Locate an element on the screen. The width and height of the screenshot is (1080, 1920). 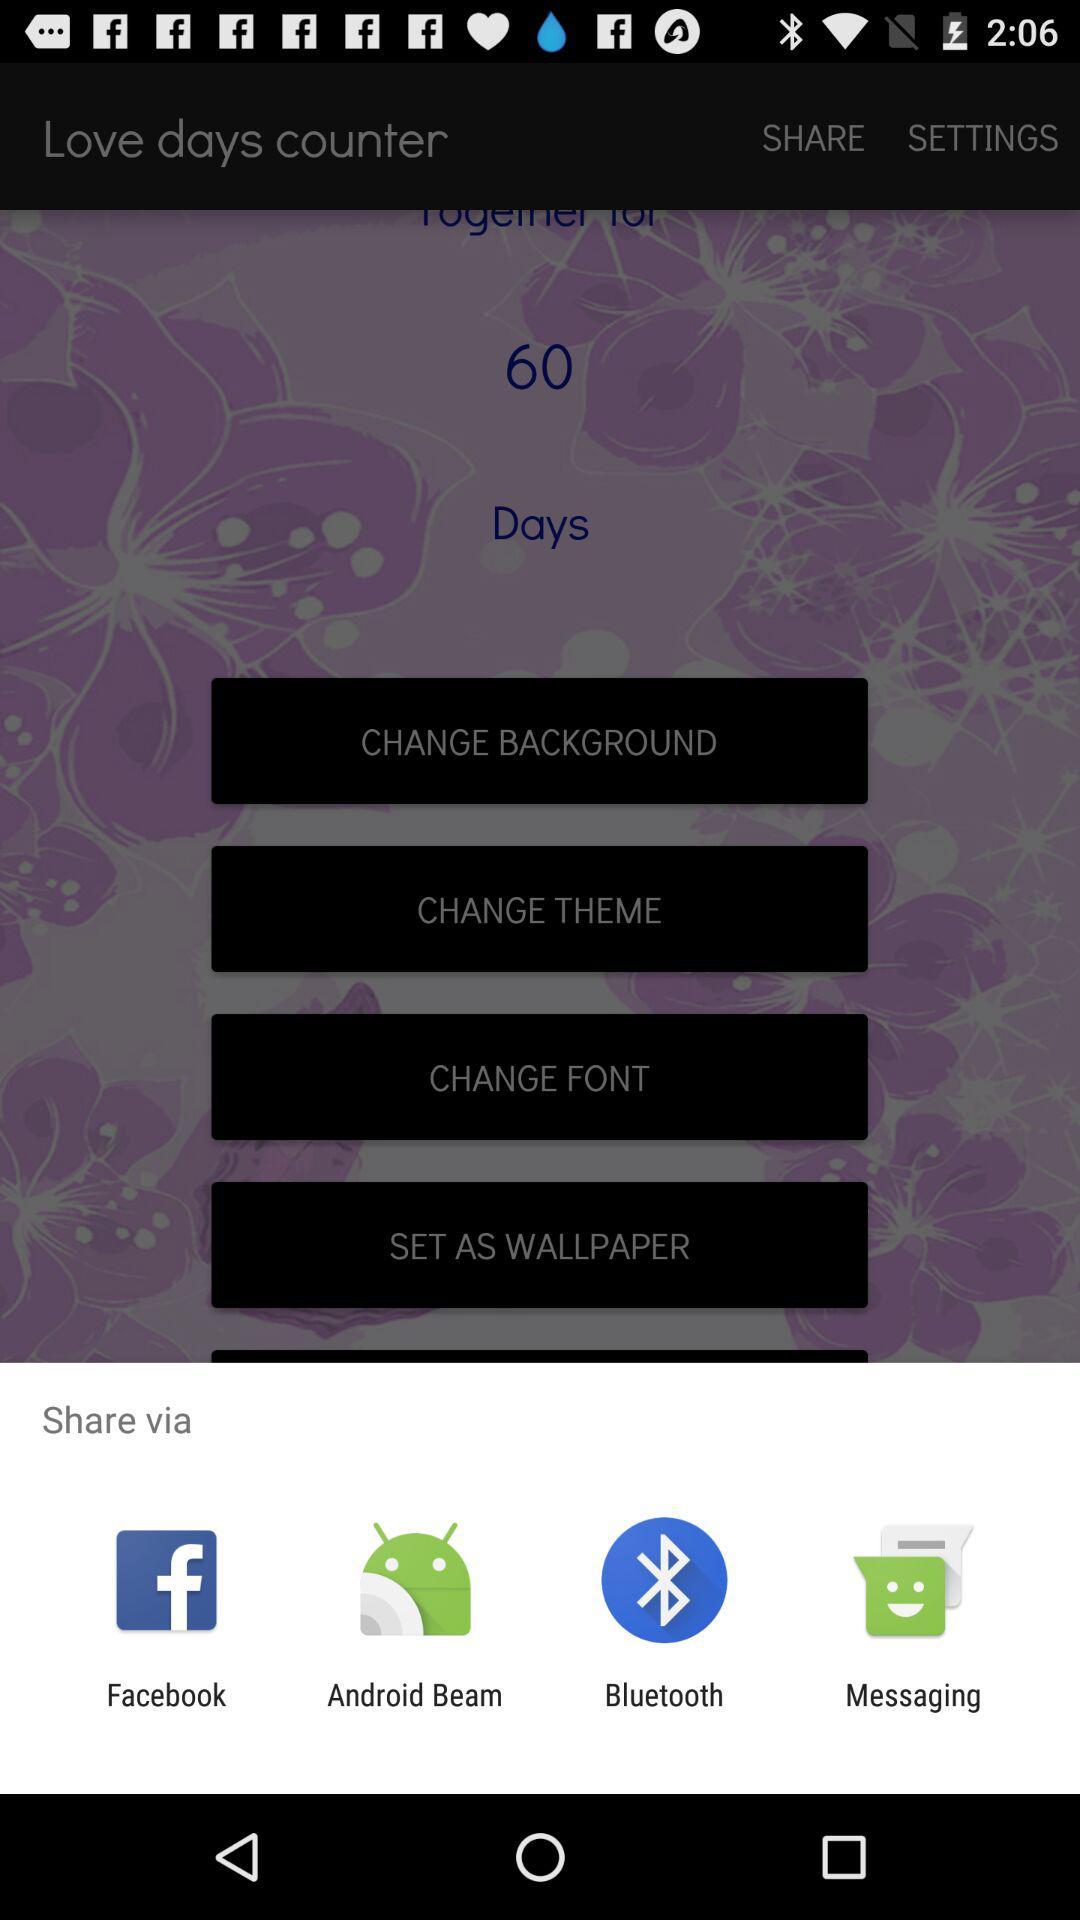
the item next to the bluetooth app is located at coordinates (414, 1711).